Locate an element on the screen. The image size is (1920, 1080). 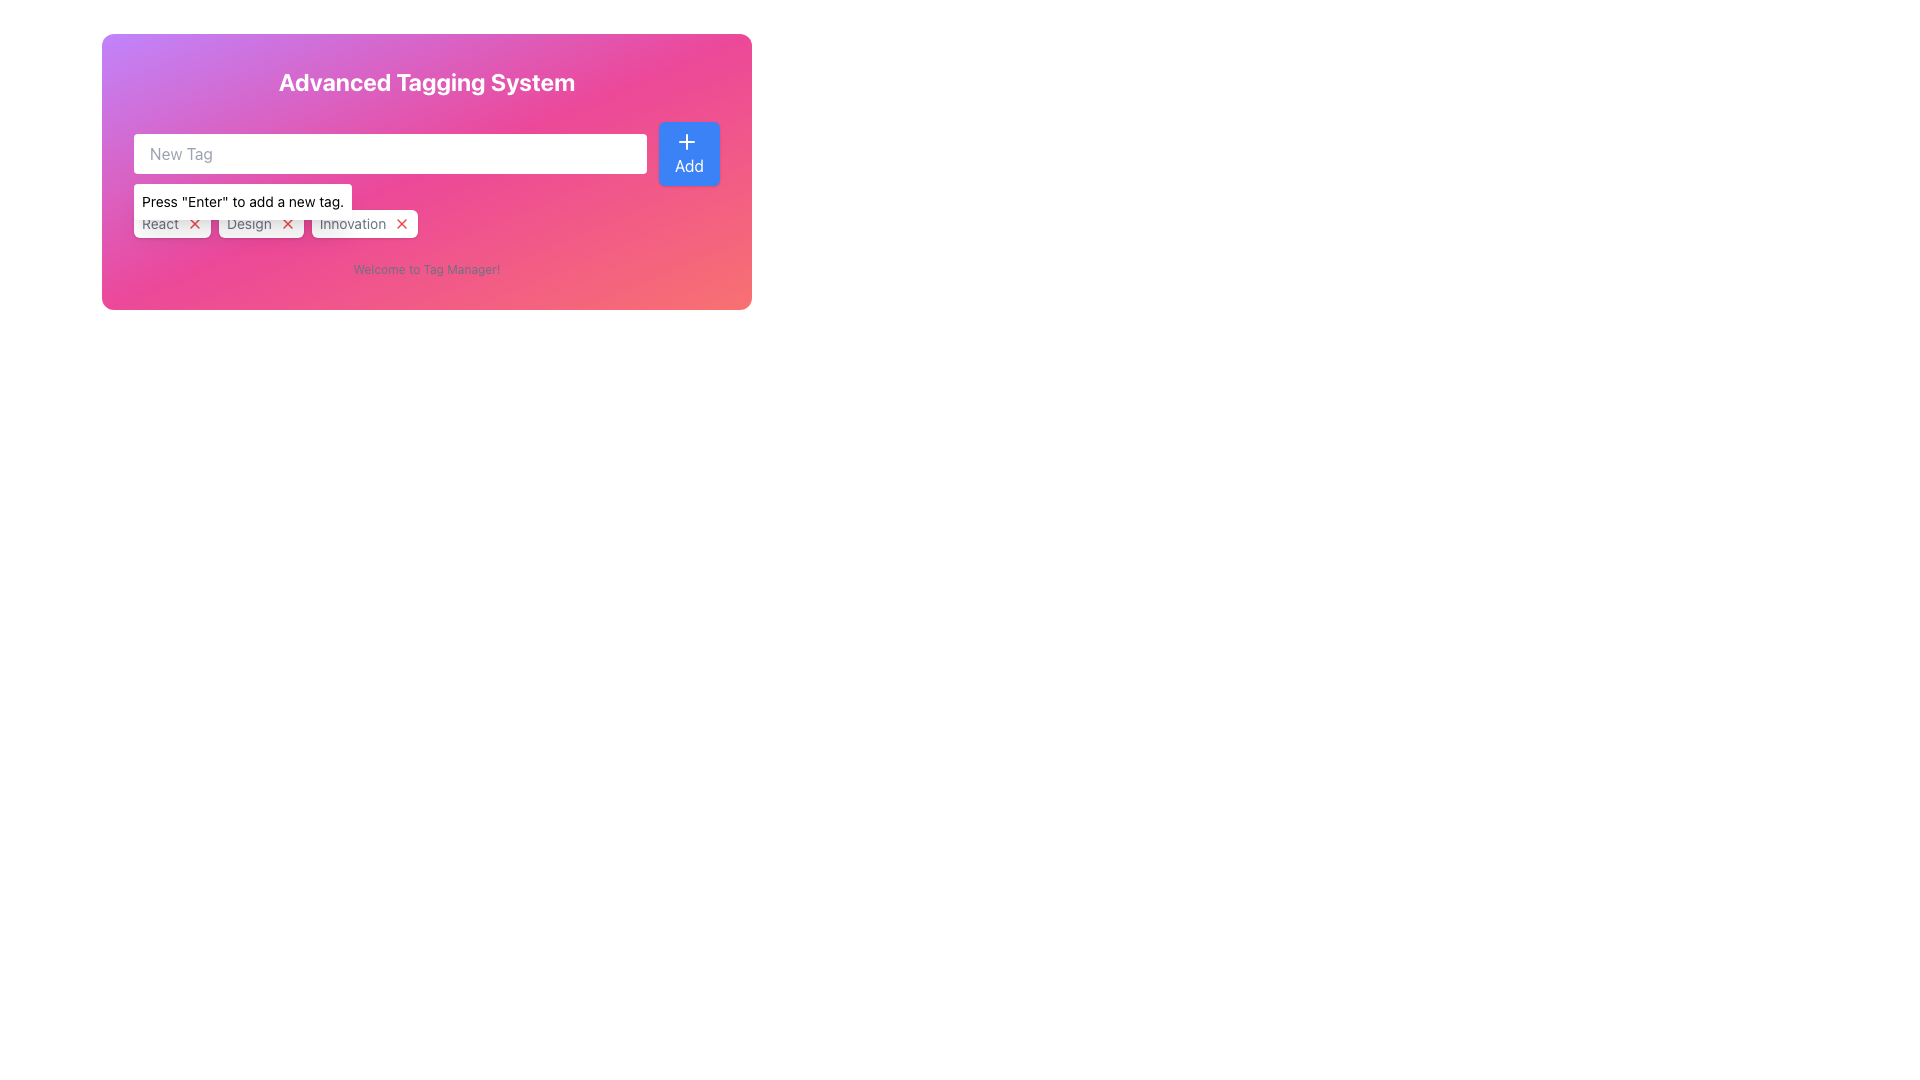
the tooltip that instructs 'Press "Enter" to add a new tag.' which appears below the 'New Tag' input field is located at coordinates (242, 201).